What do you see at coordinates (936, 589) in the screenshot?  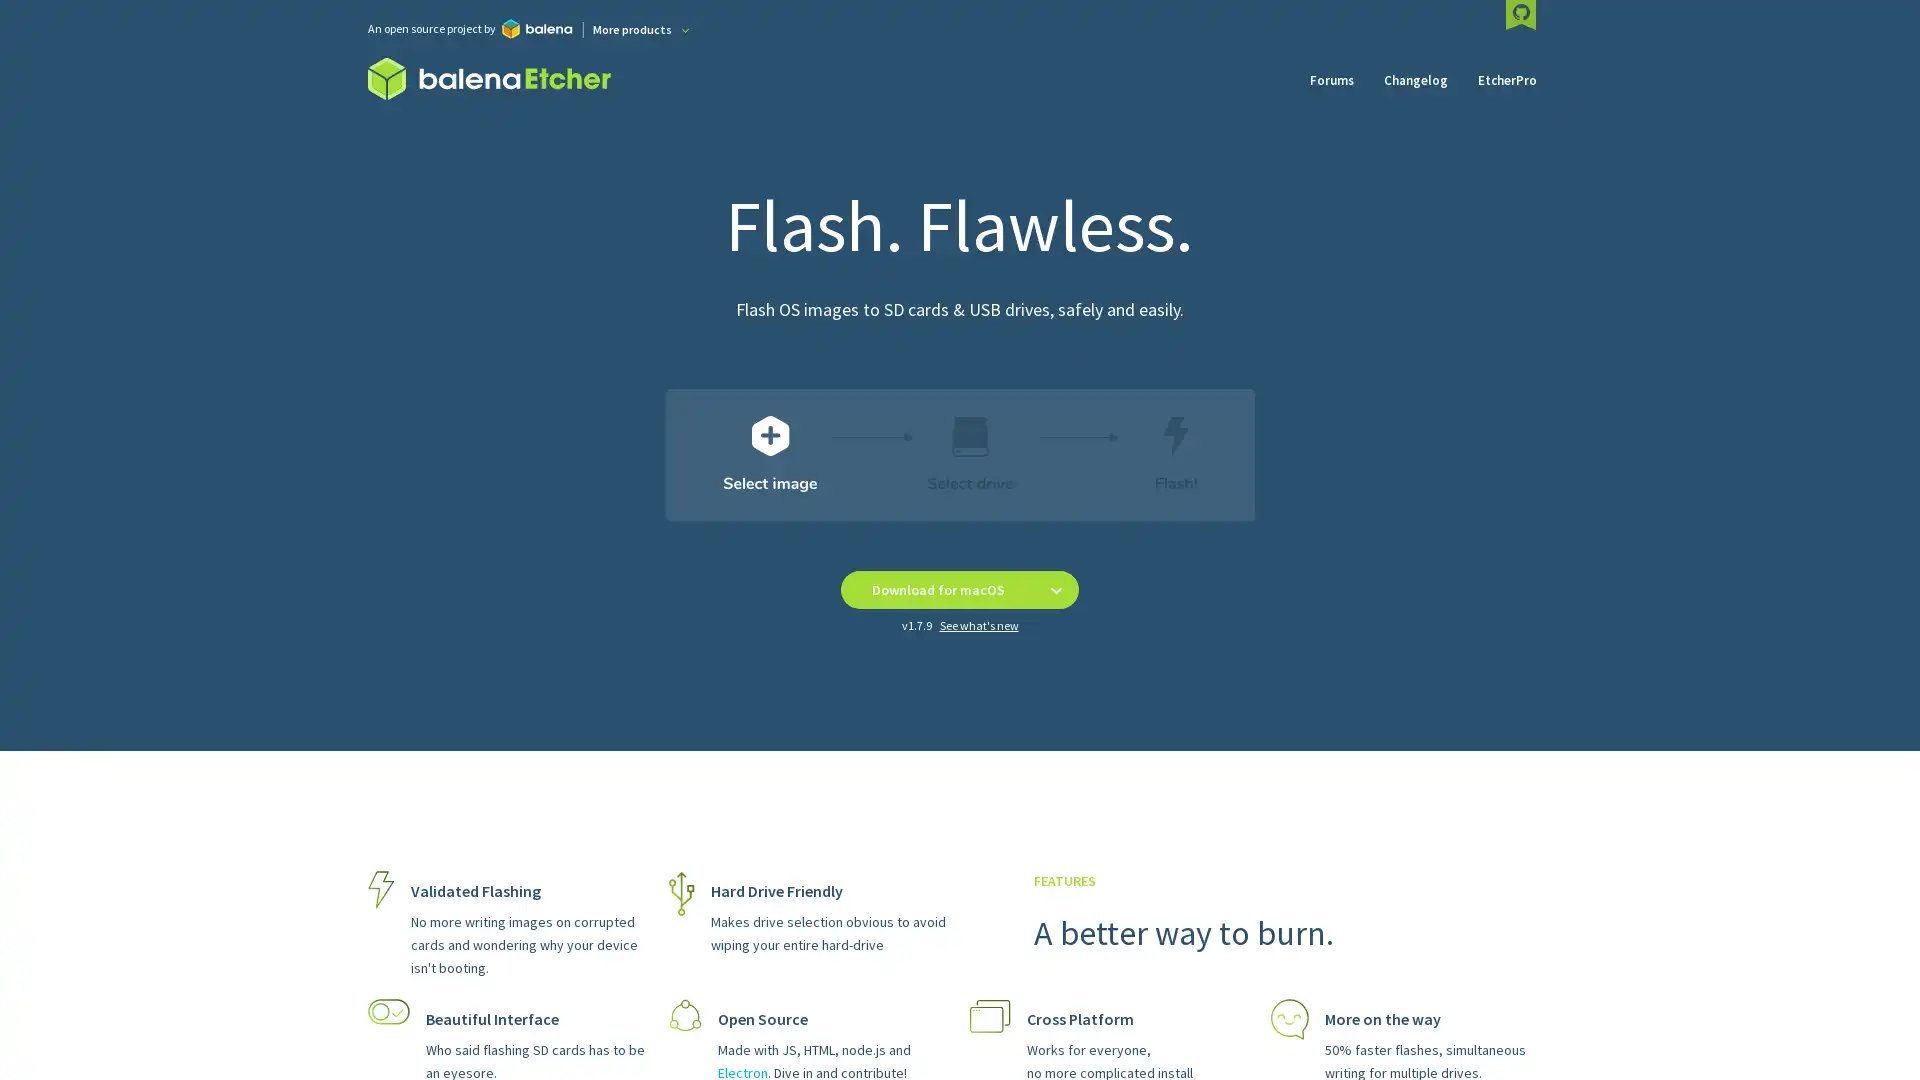 I see `Download for macOS` at bounding box center [936, 589].